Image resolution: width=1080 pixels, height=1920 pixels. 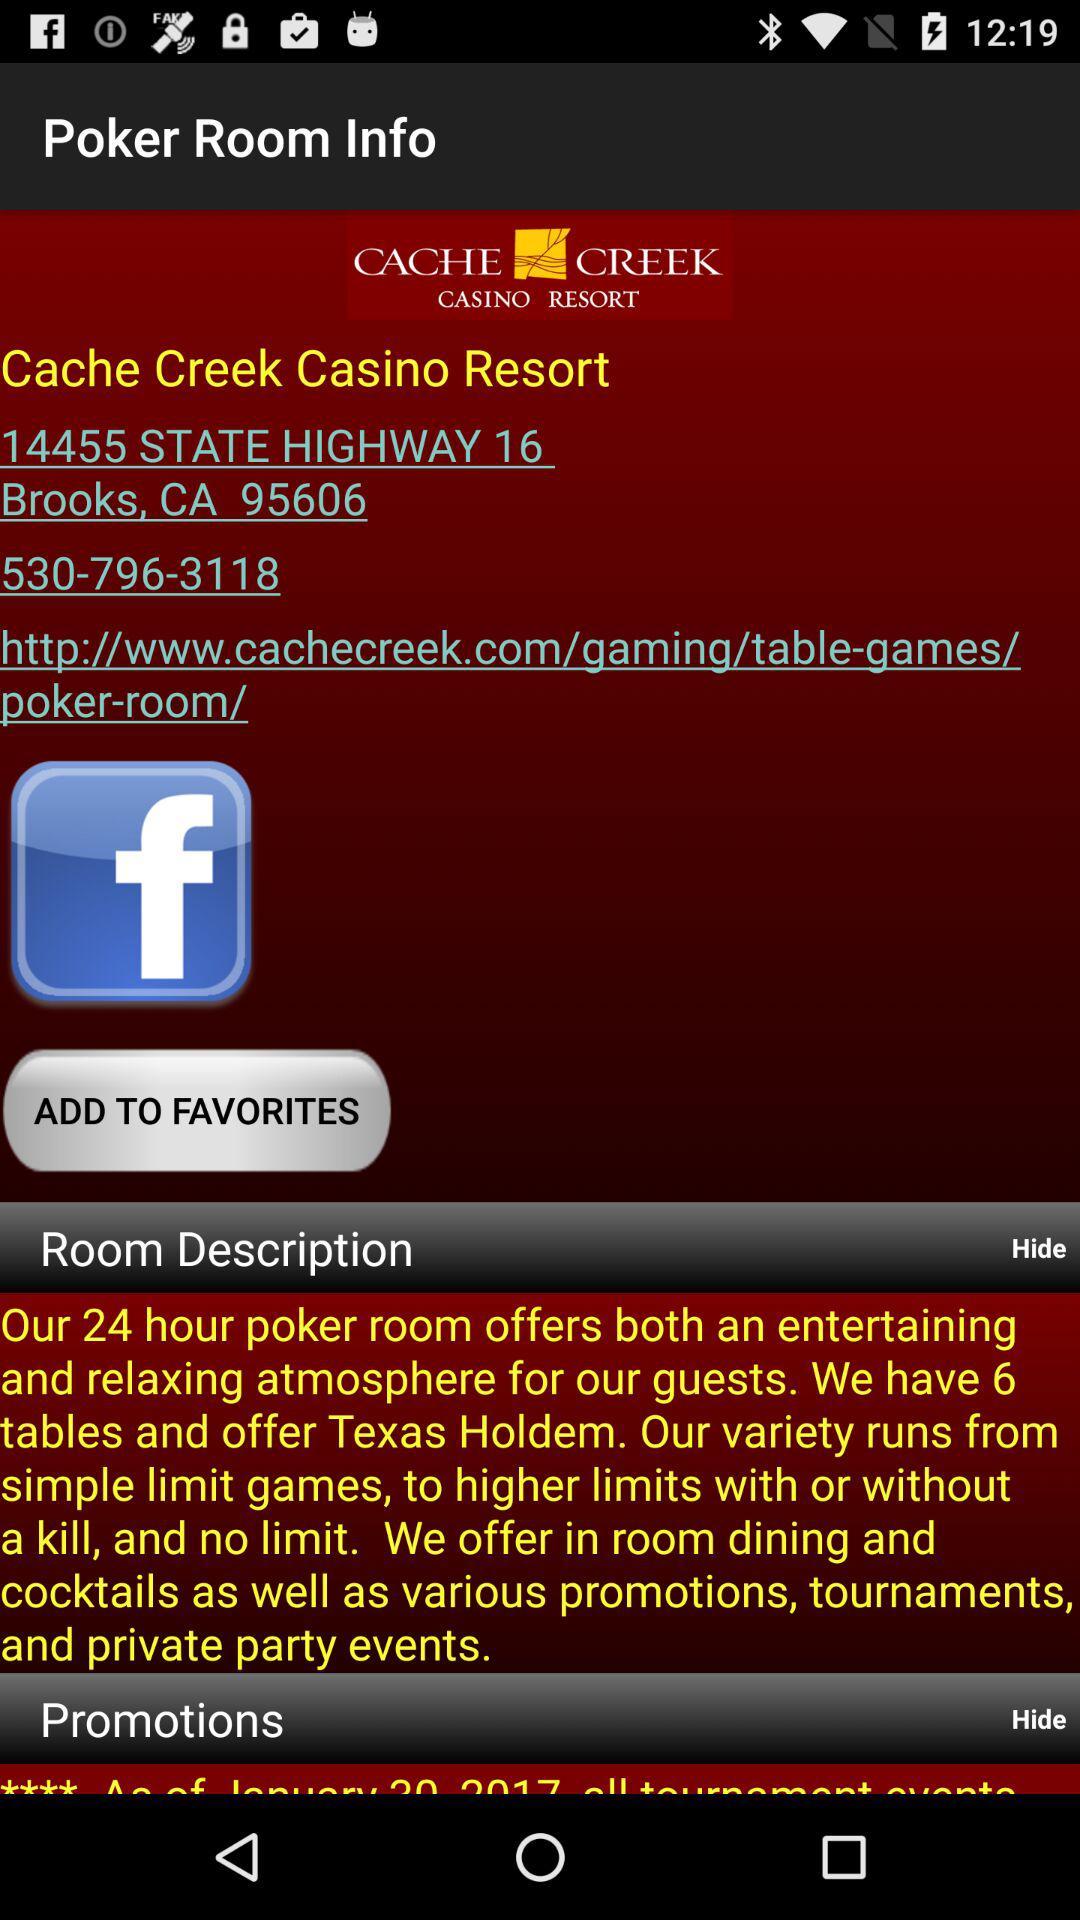 I want to click on the 530-796-3118 app, so click(x=139, y=564).